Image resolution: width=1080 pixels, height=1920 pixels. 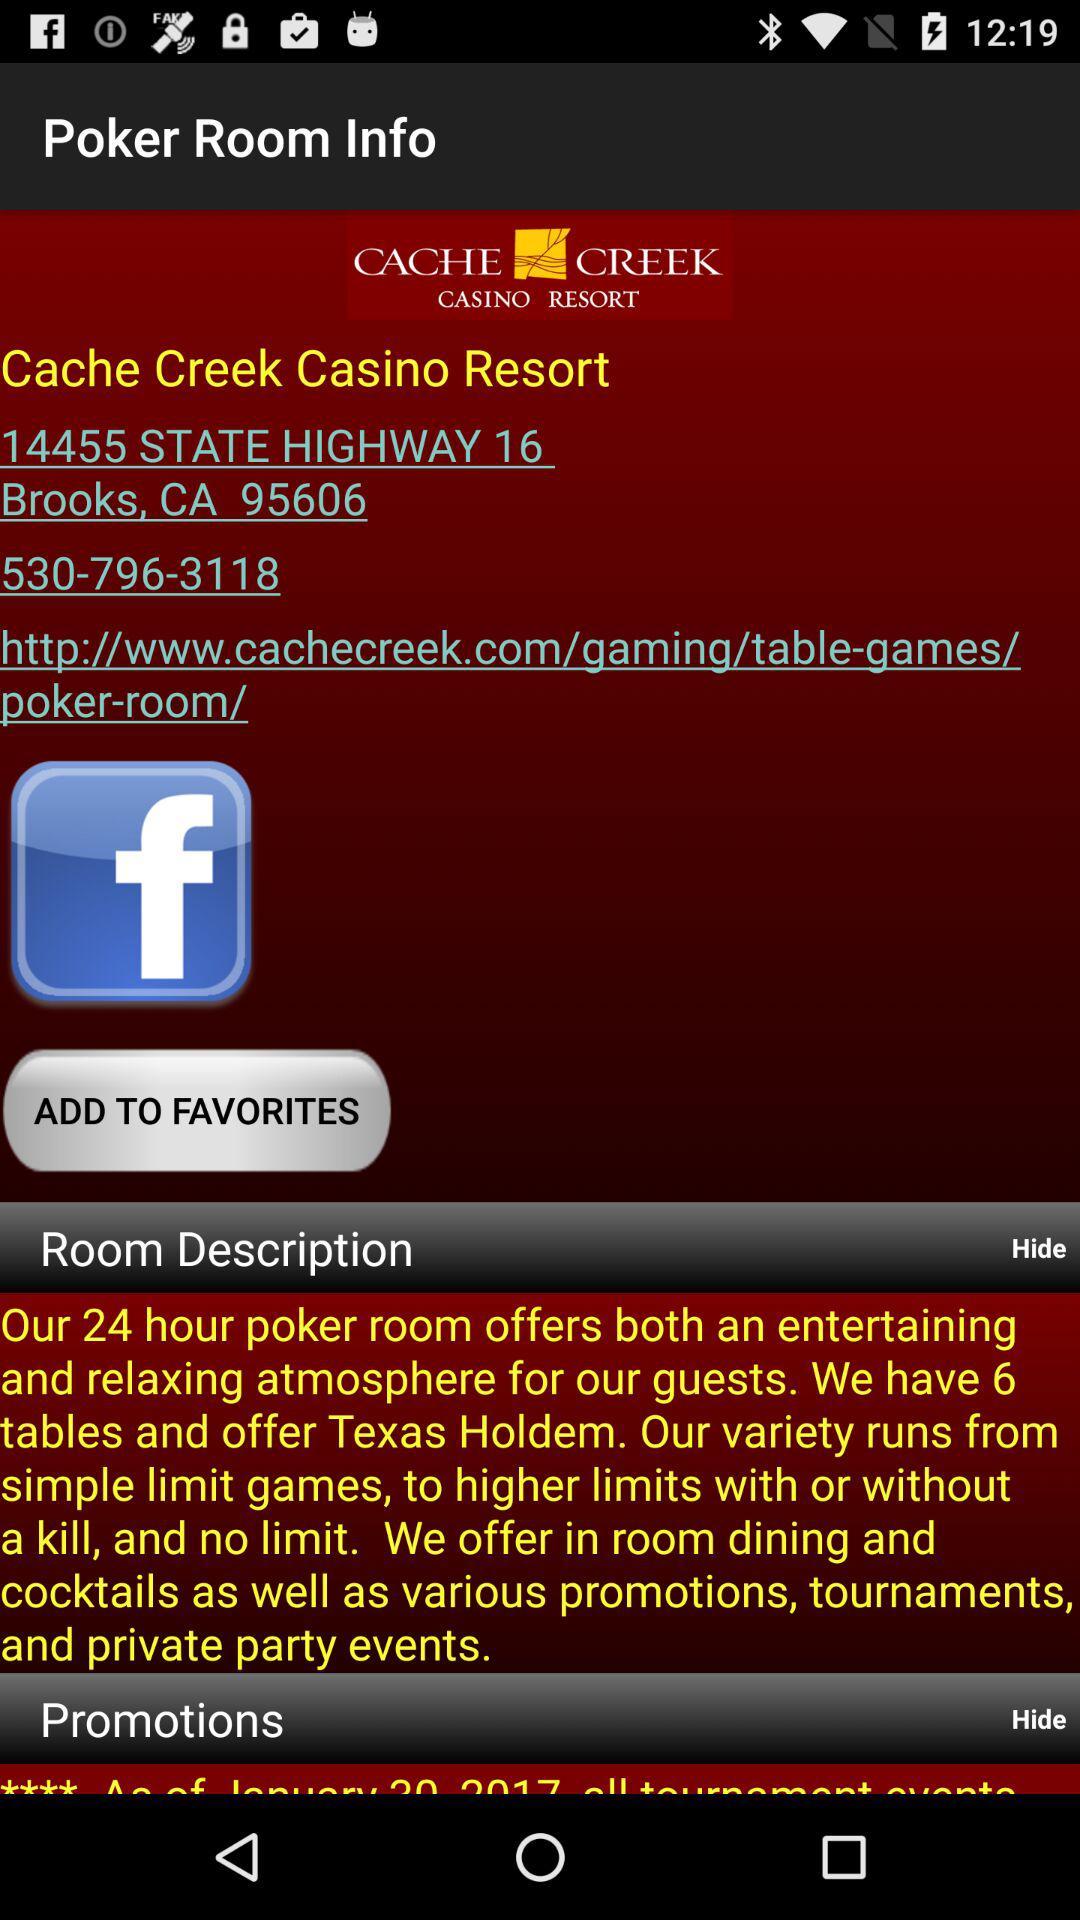 I want to click on the 530-796-3118 app, so click(x=139, y=564).